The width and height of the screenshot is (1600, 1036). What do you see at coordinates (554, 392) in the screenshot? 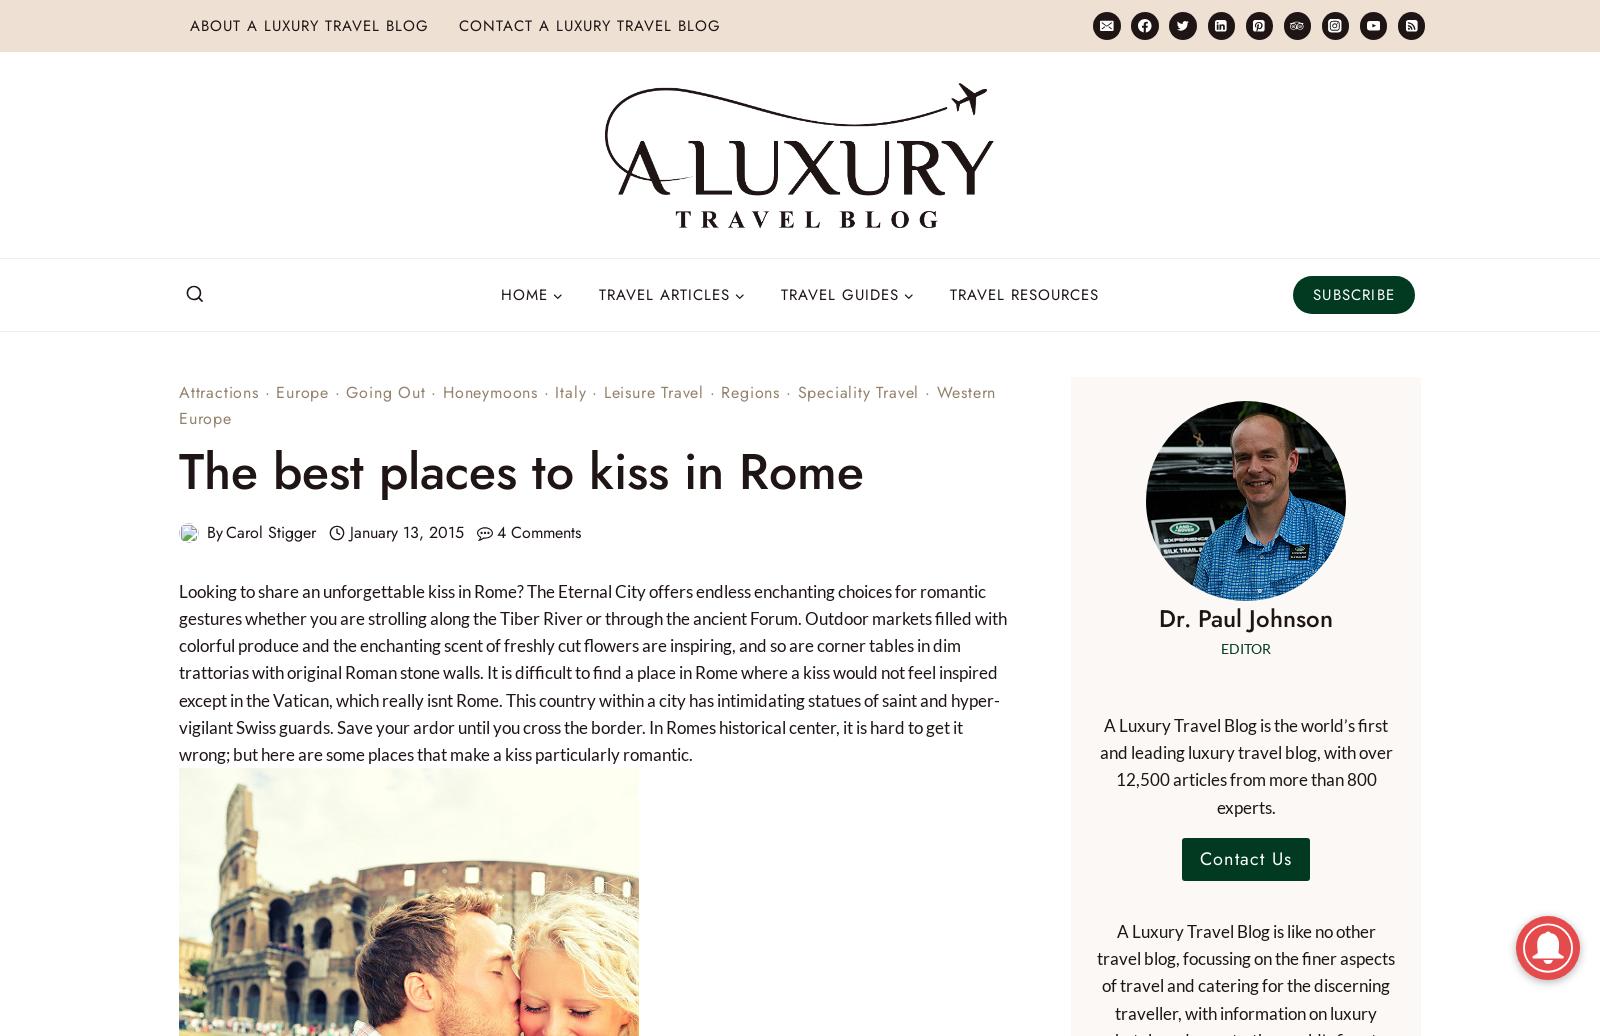
I see `'Italy'` at bounding box center [554, 392].